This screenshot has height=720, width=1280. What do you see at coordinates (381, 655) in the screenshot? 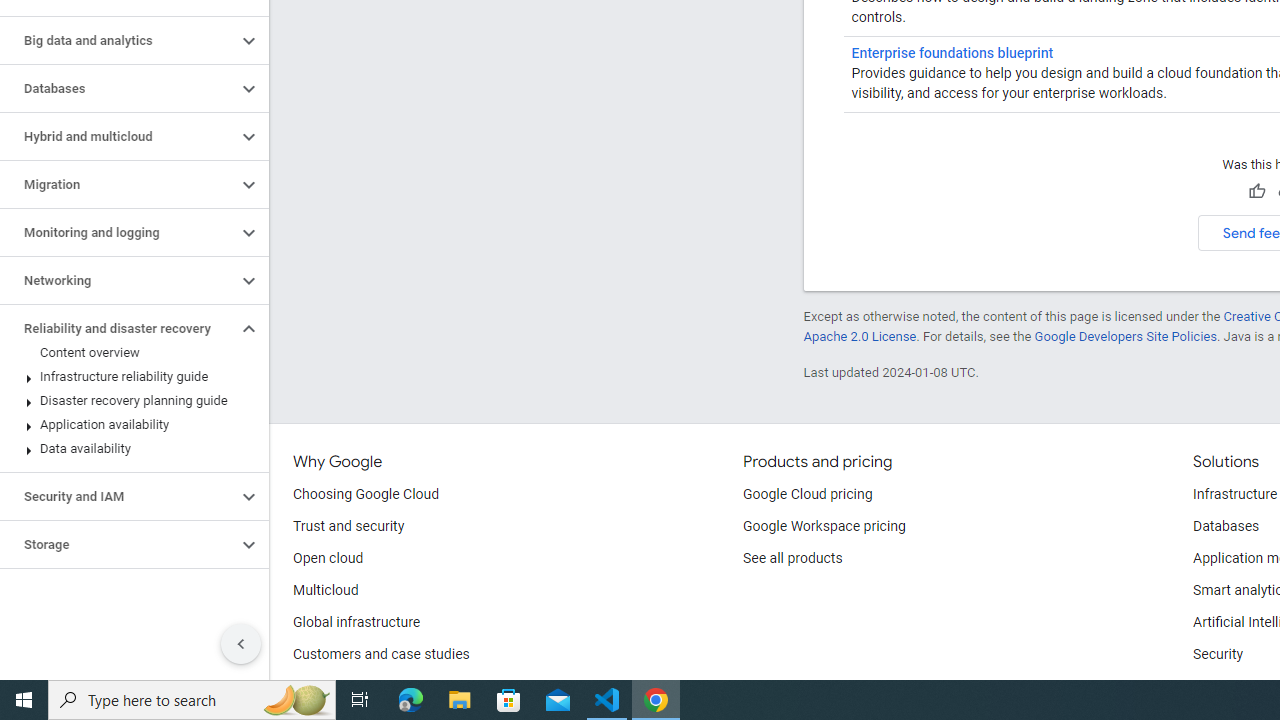
I see `'Customers and case studies'` at bounding box center [381, 655].